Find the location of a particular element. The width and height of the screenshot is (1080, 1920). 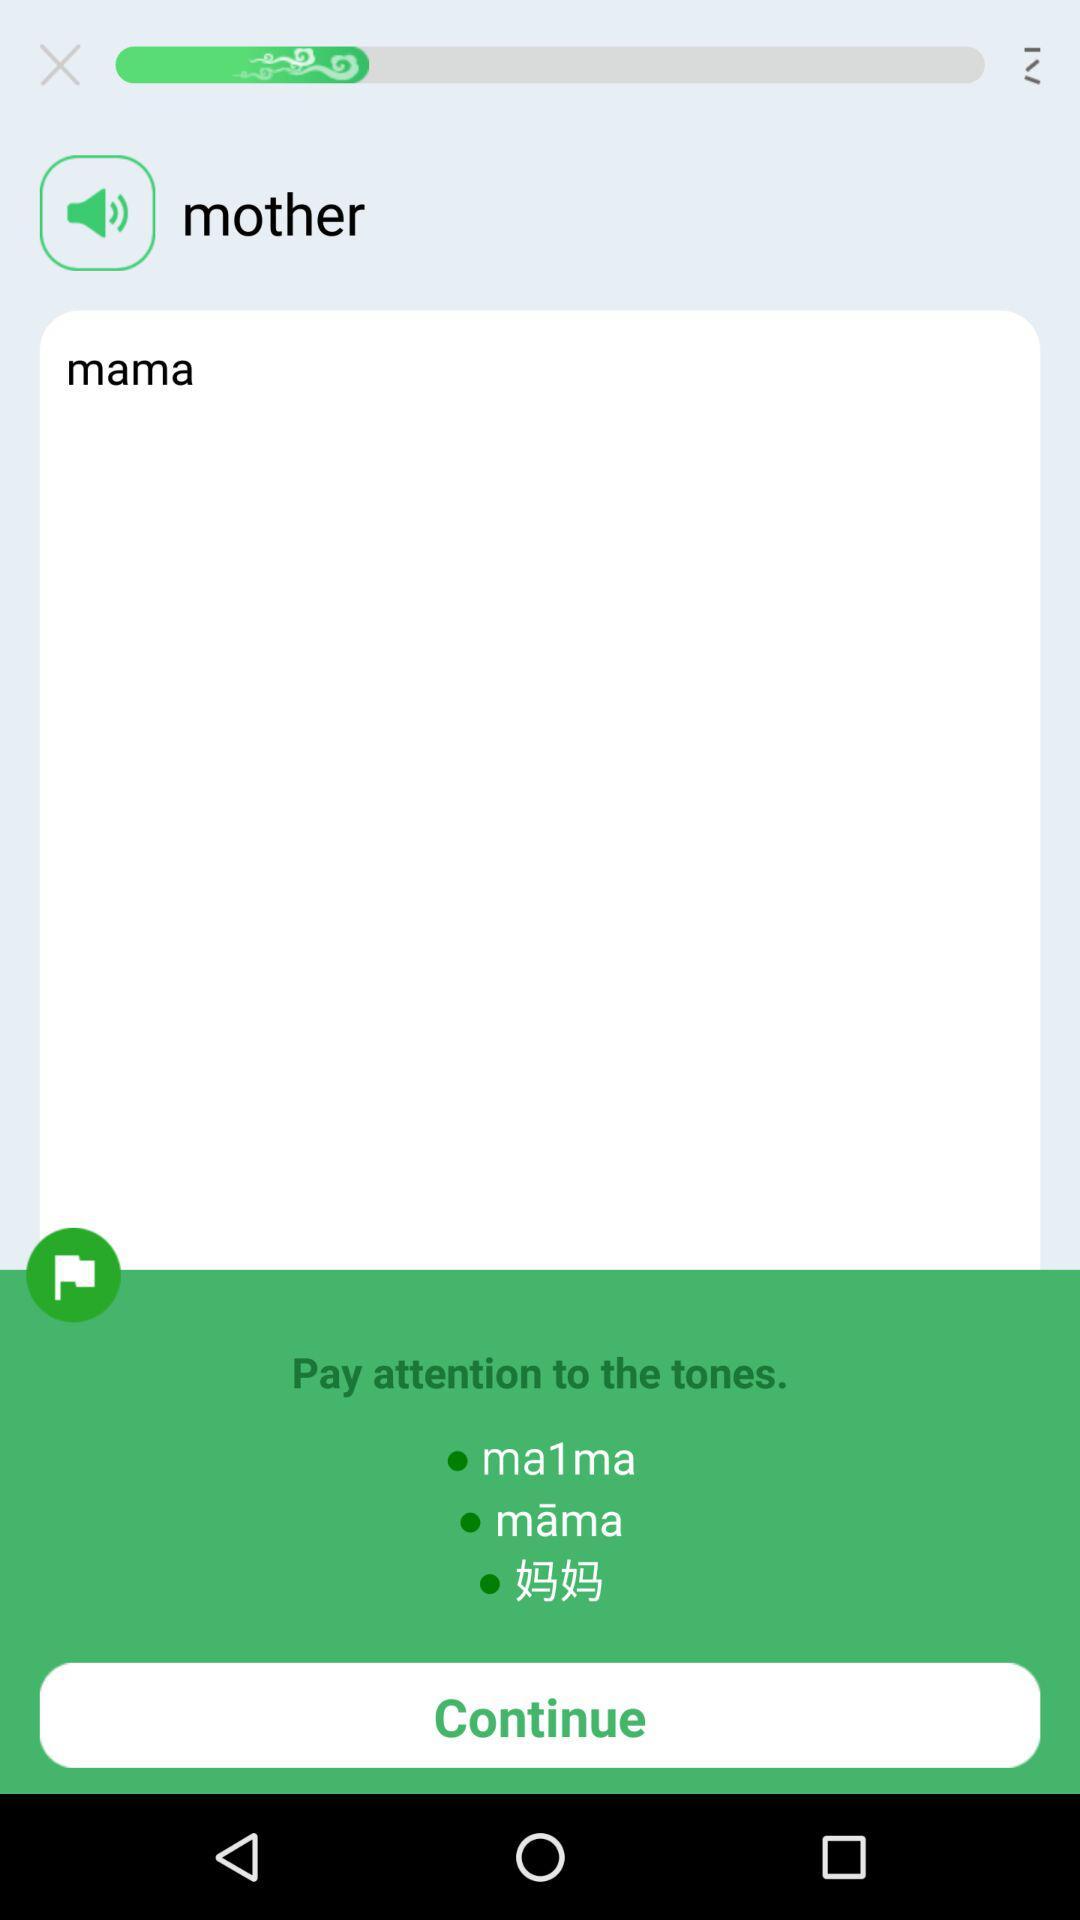

listen to word is located at coordinates (97, 212).